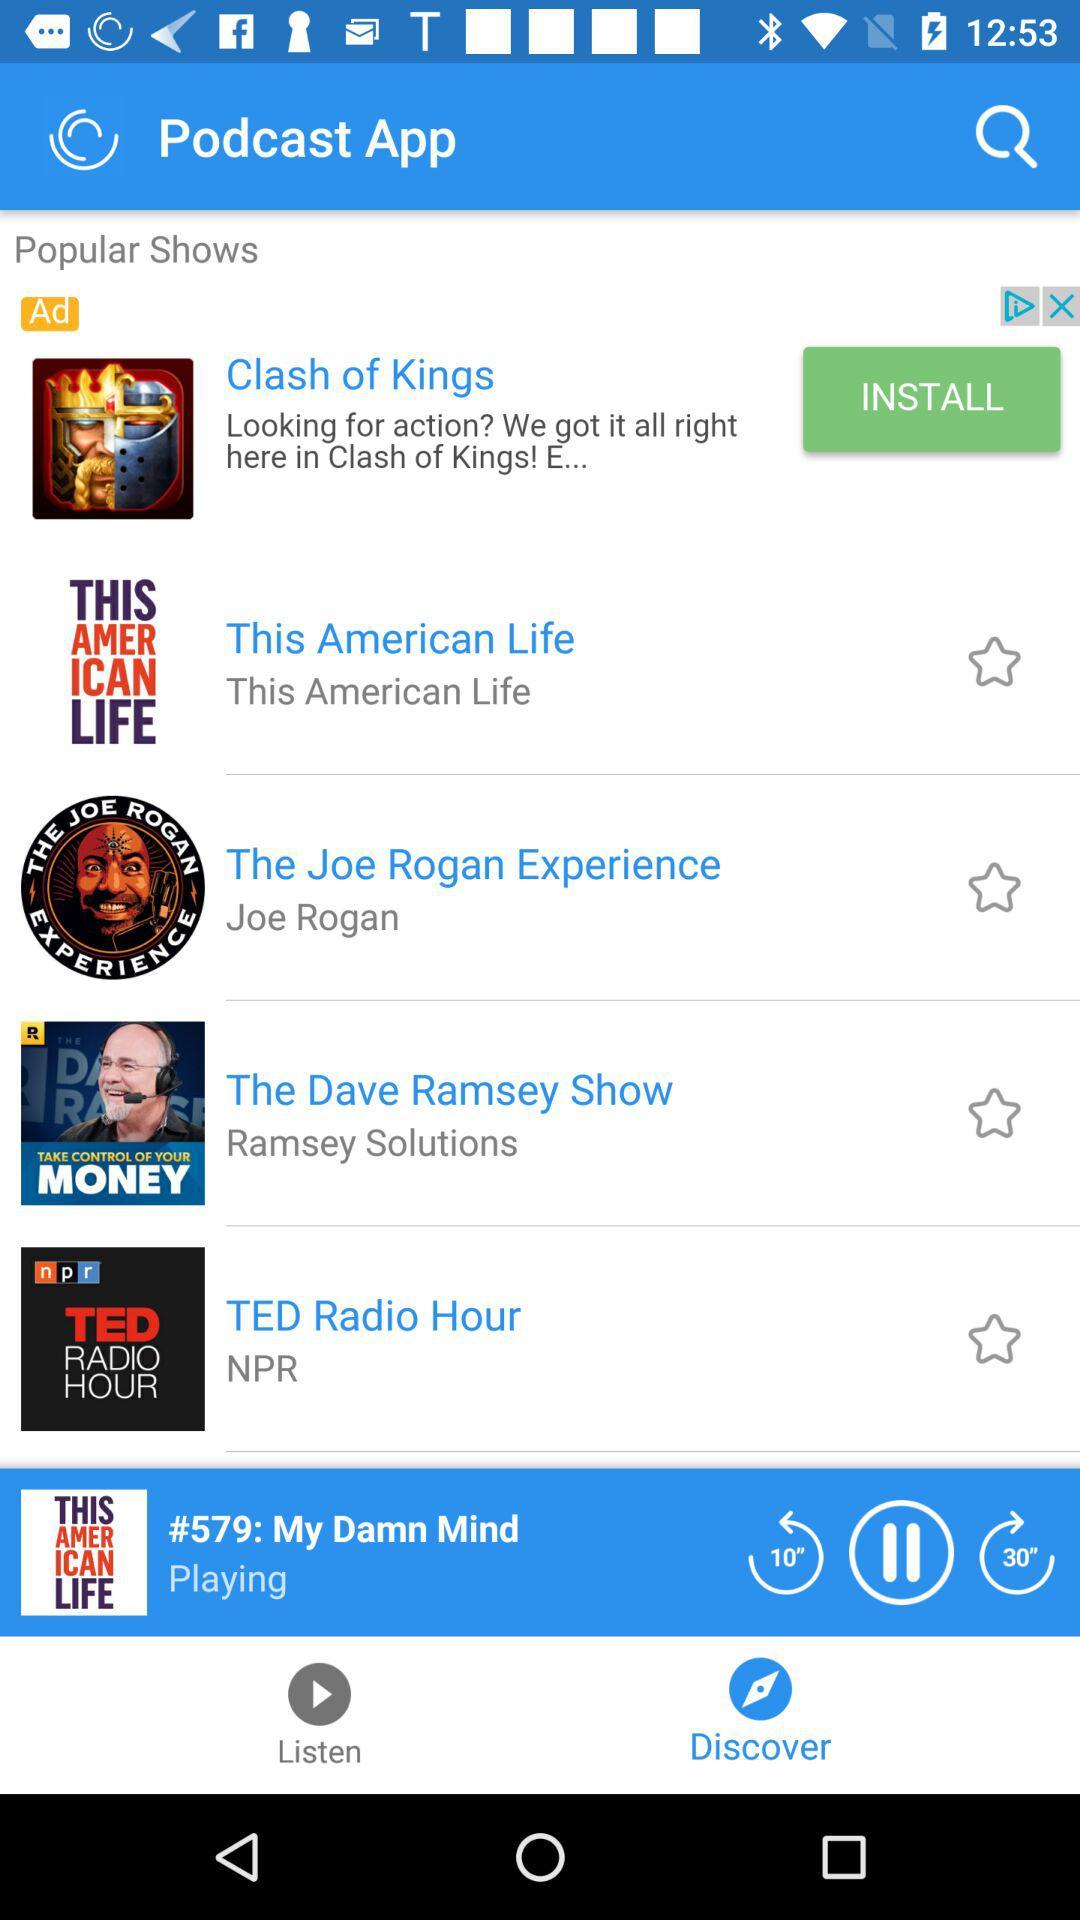 The width and height of the screenshot is (1080, 1920). What do you see at coordinates (1017, 1551) in the screenshot?
I see `the av_forward icon` at bounding box center [1017, 1551].